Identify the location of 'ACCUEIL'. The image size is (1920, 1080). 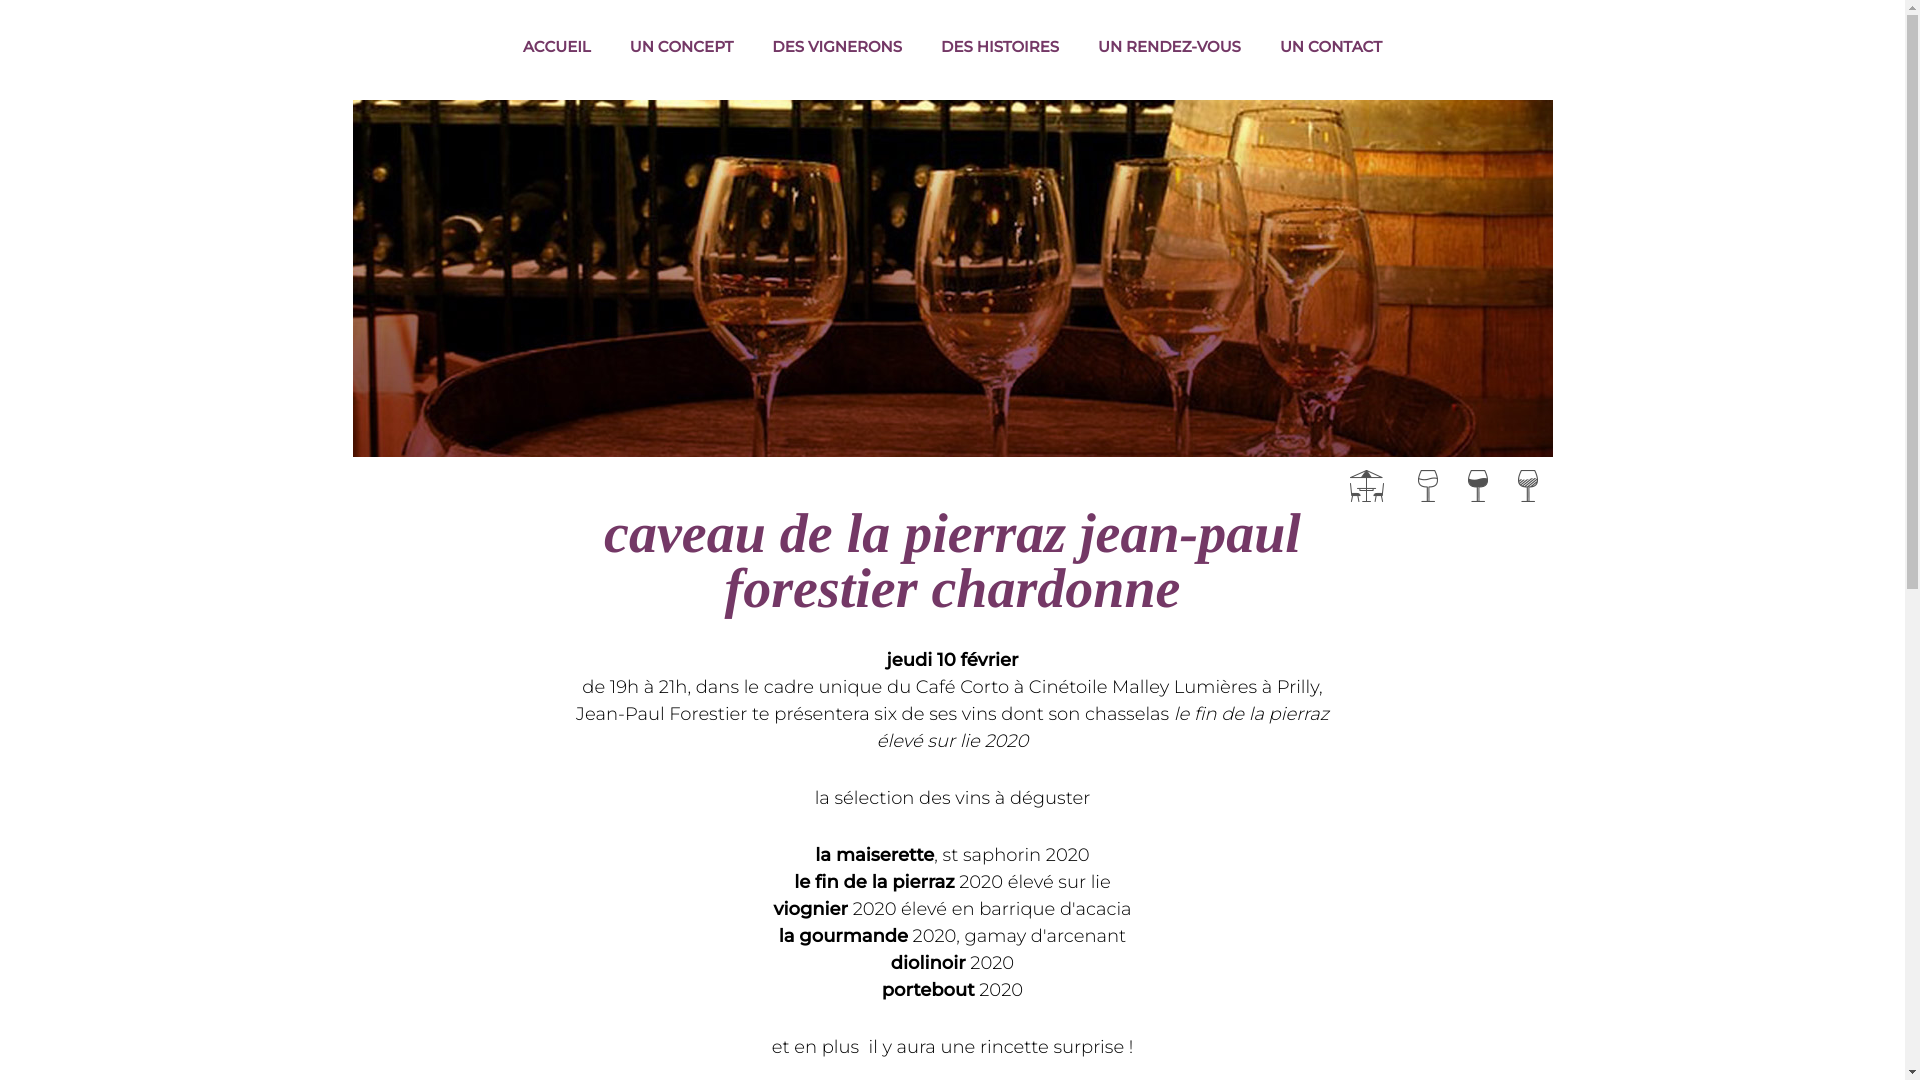
(556, 47).